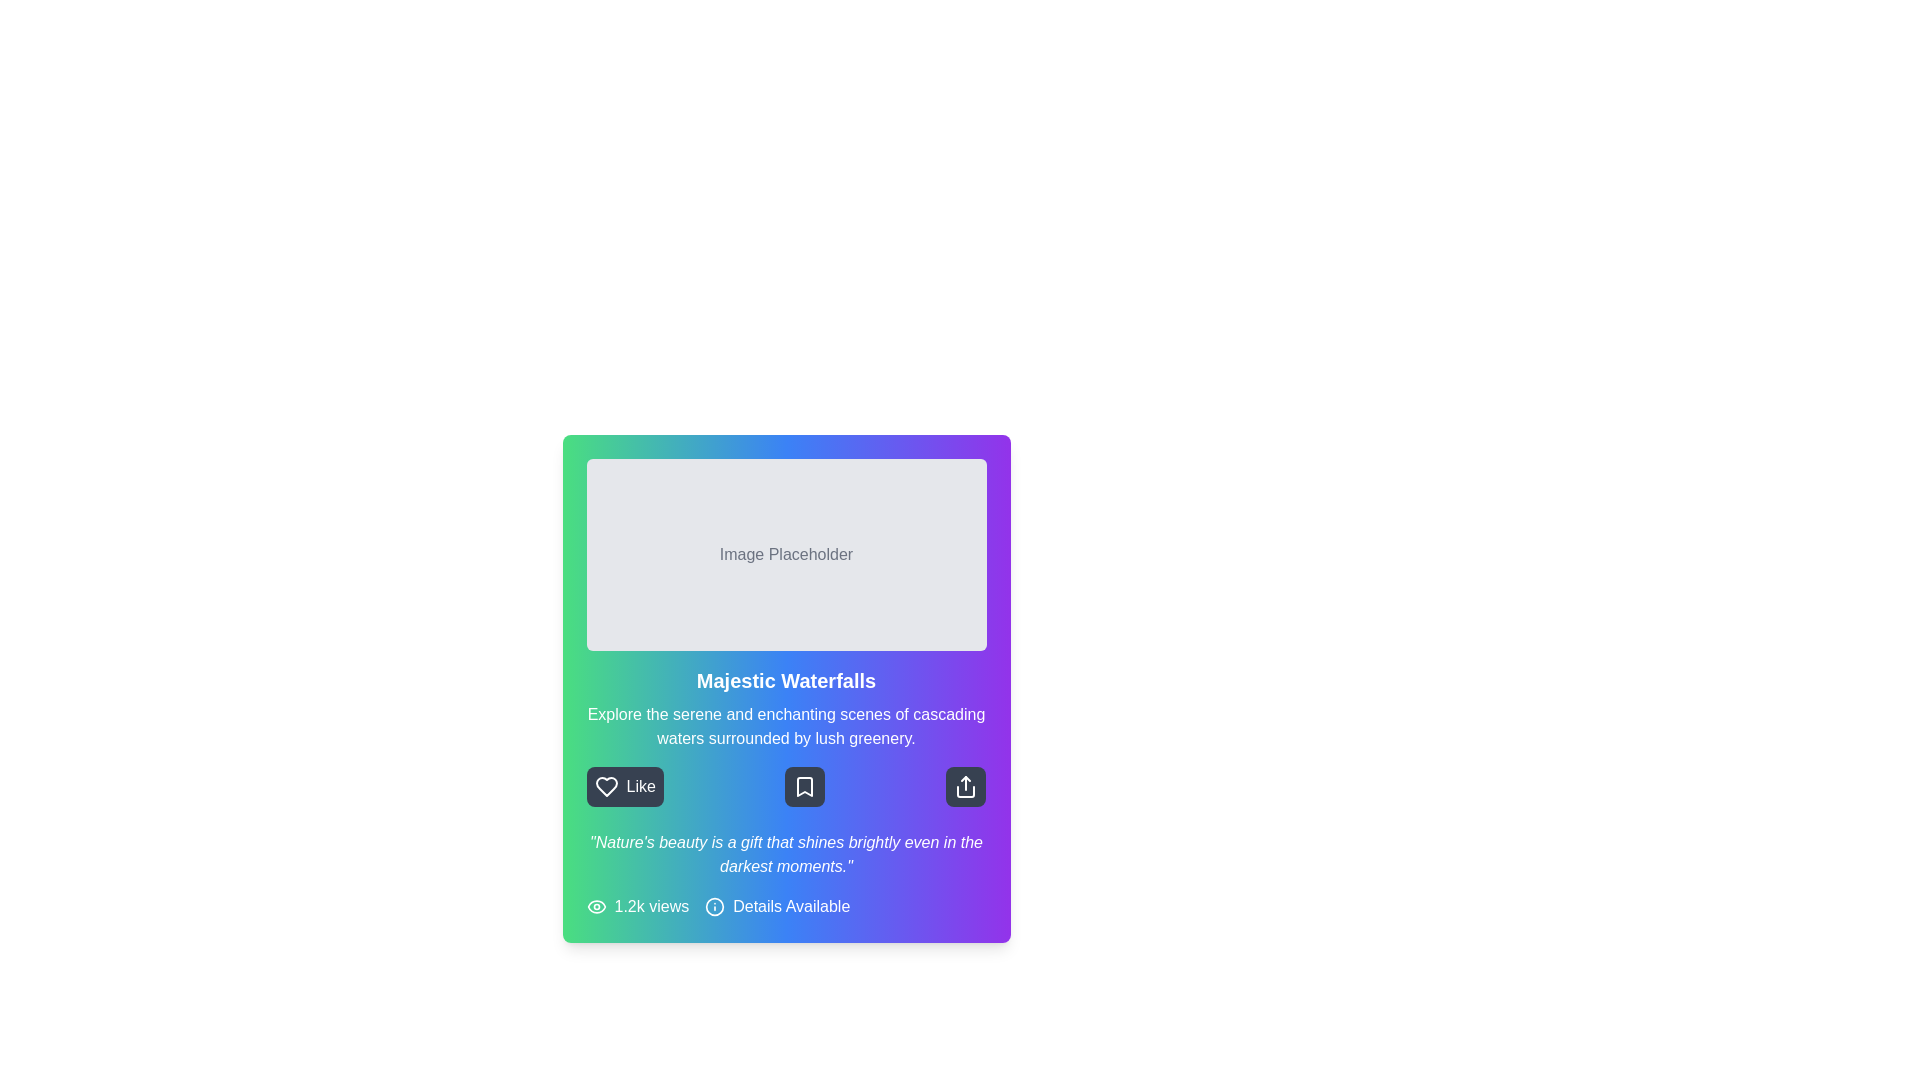  Describe the element at coordinates (715, 906) in the screenshot. I see `the icon located to the left of the 'Details Available' text in the highlighted section at the bottom of the card-like interface` at that location.